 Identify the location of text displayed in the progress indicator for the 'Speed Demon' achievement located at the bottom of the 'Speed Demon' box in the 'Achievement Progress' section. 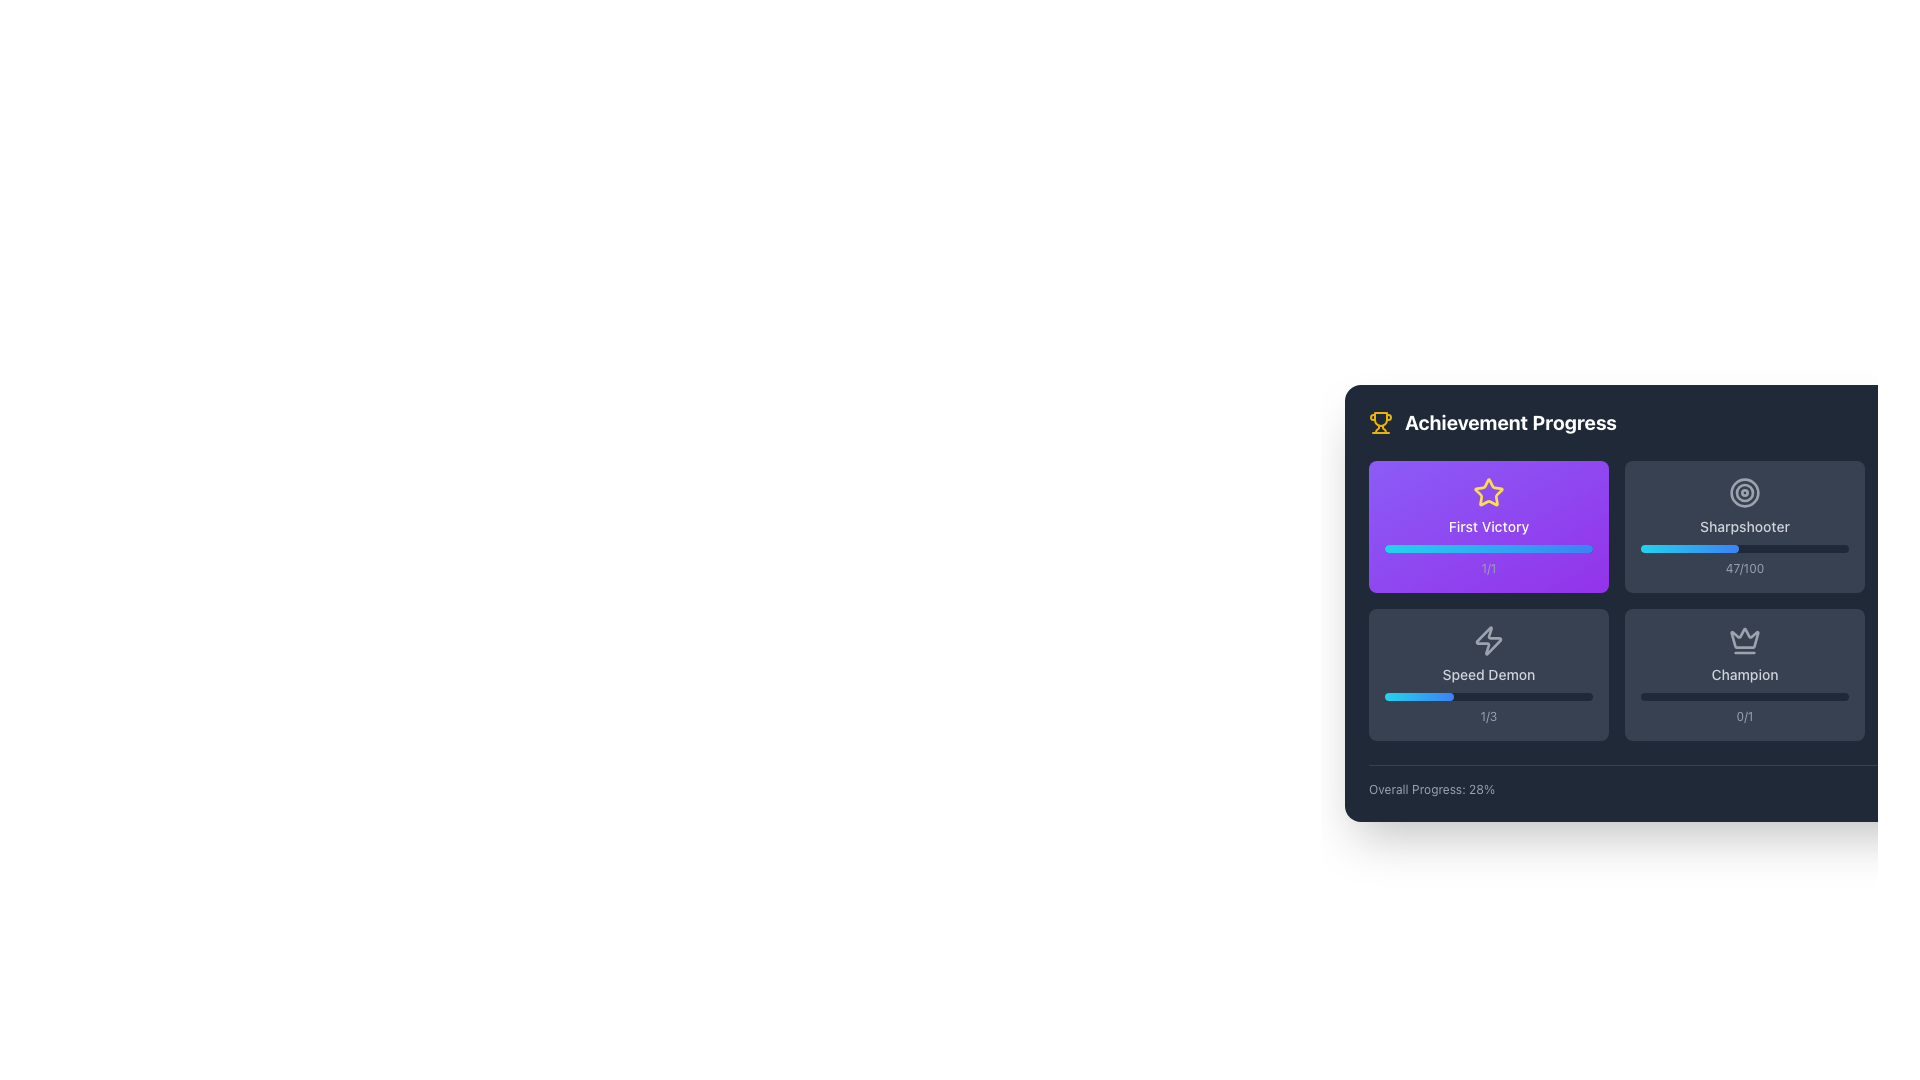
(1488, 716).